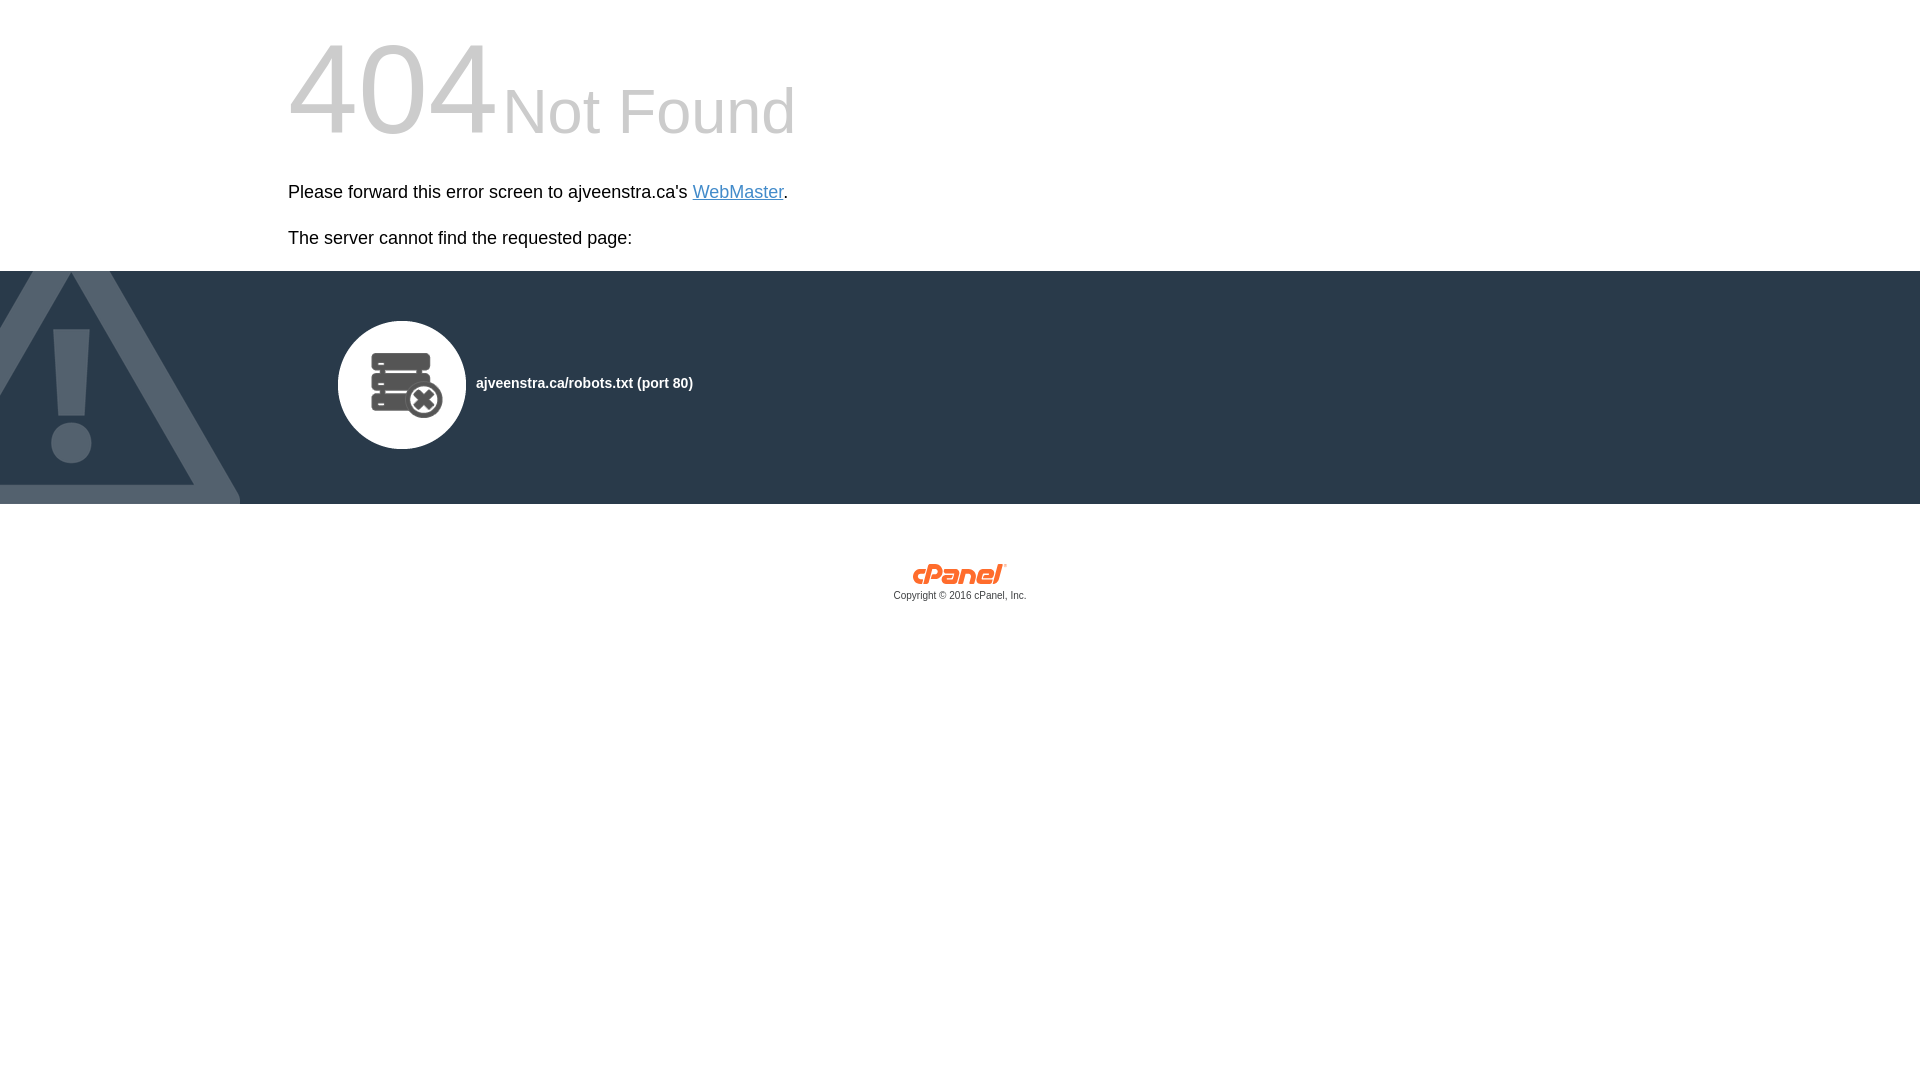 The width and height of the screenshot is (1920, 1080). I want to click on 'WebMaster', so click(692, 192).